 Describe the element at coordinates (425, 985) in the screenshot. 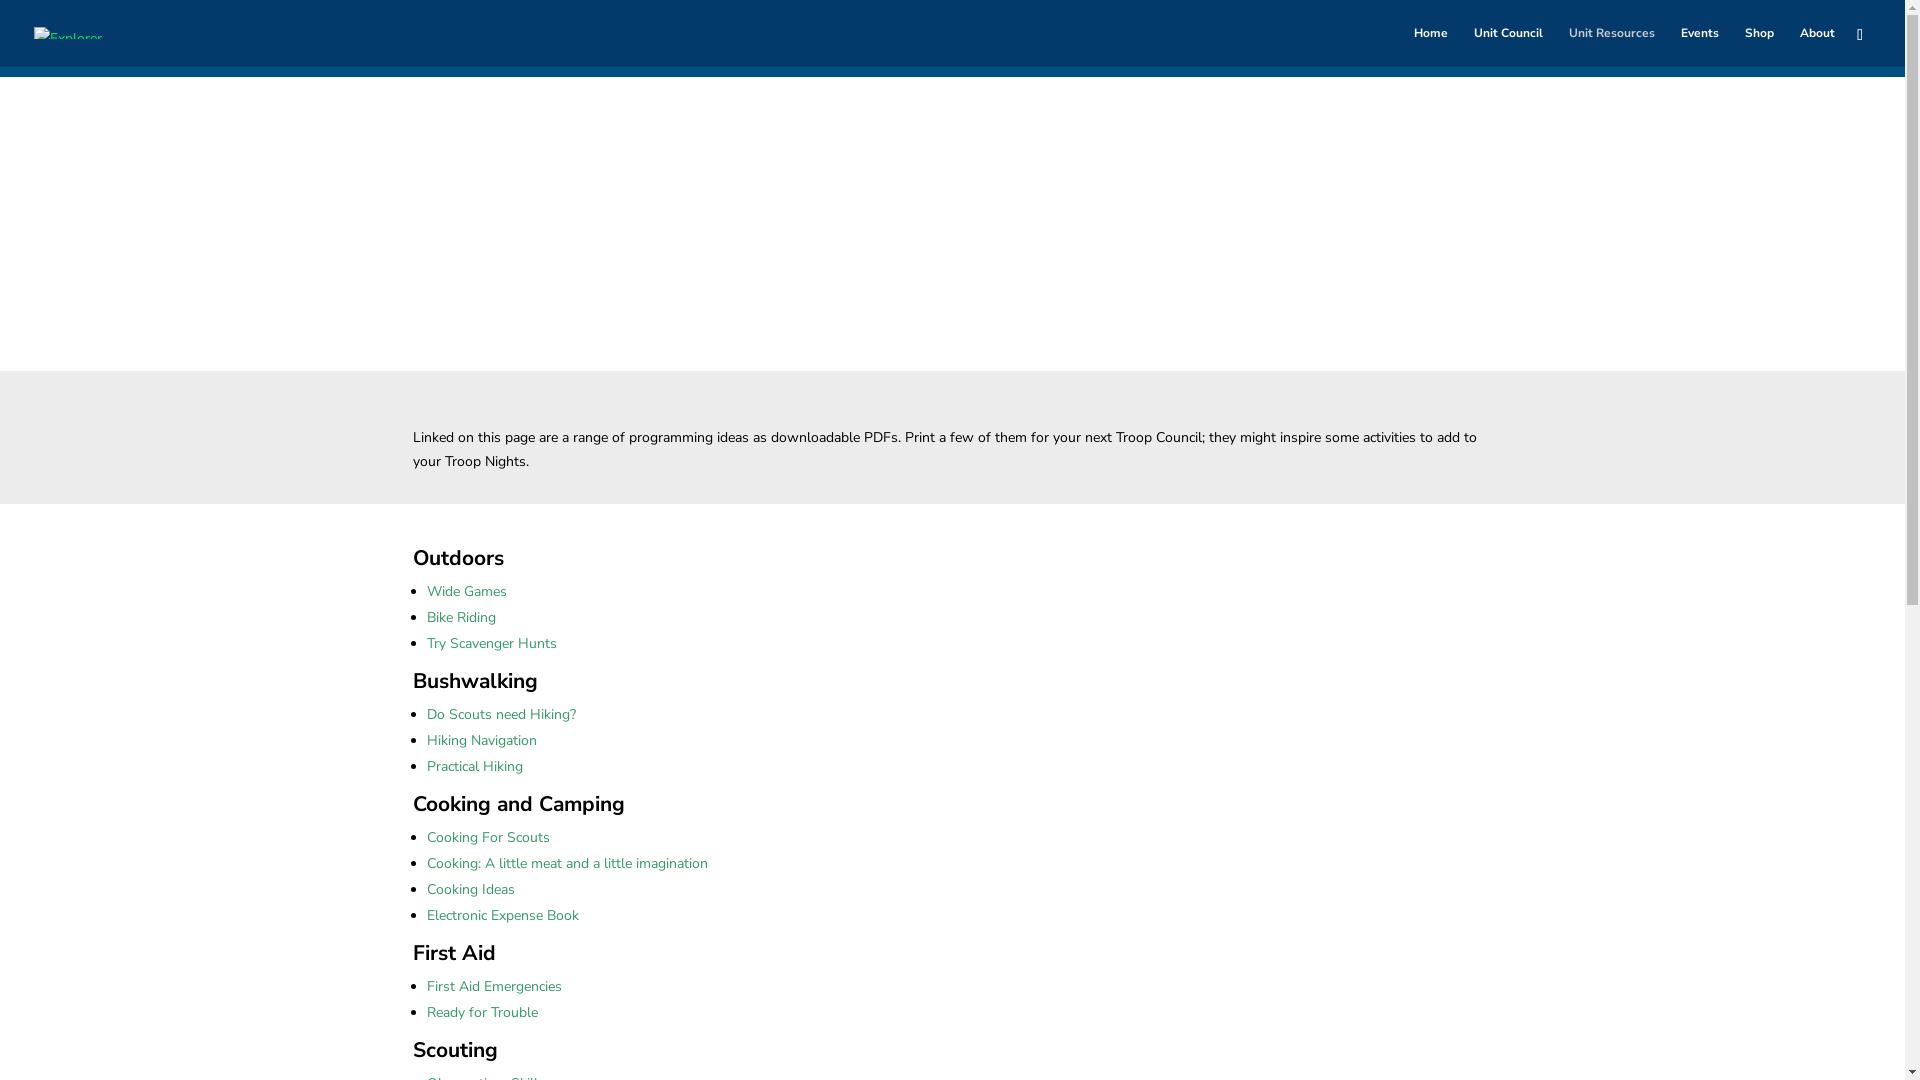

I see `'First Aid Emergencies'` at that location.